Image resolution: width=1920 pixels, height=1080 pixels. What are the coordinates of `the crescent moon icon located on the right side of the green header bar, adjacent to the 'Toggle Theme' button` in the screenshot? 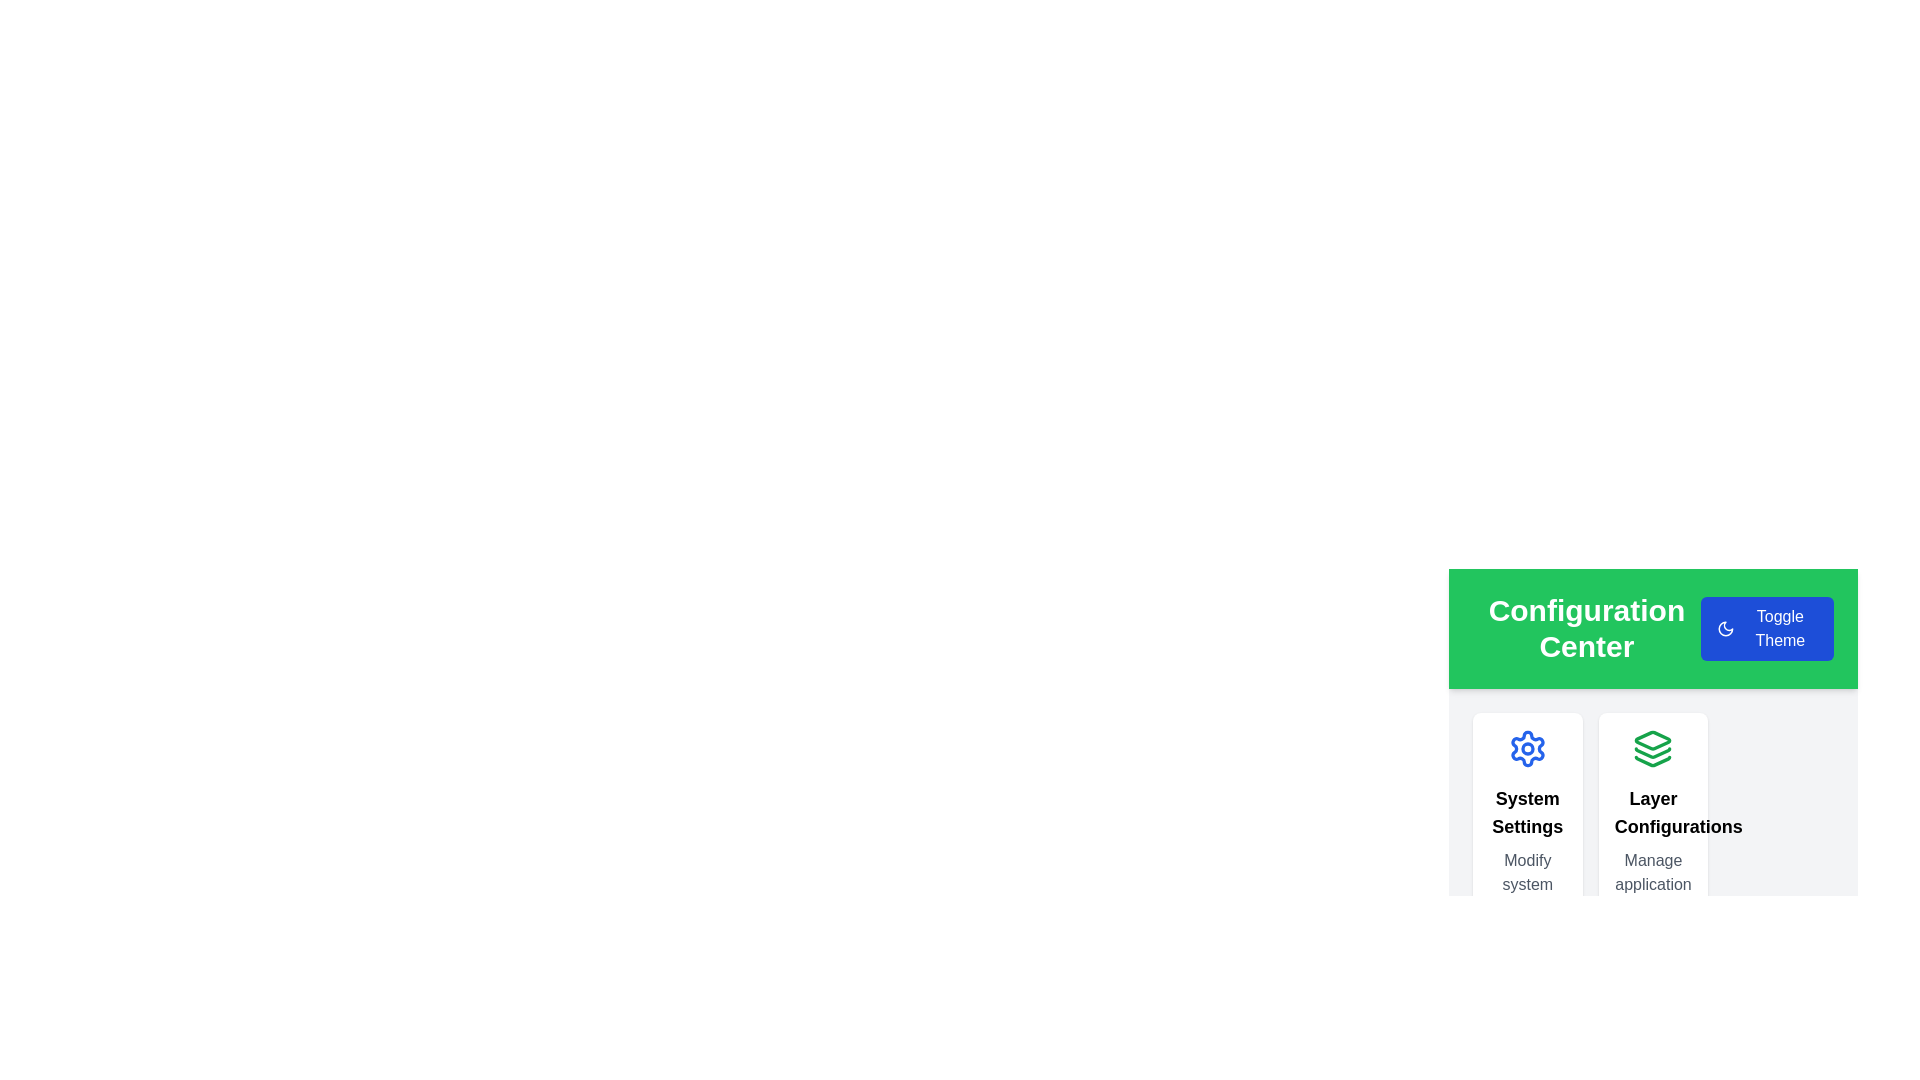 It's located at (1724, 627).